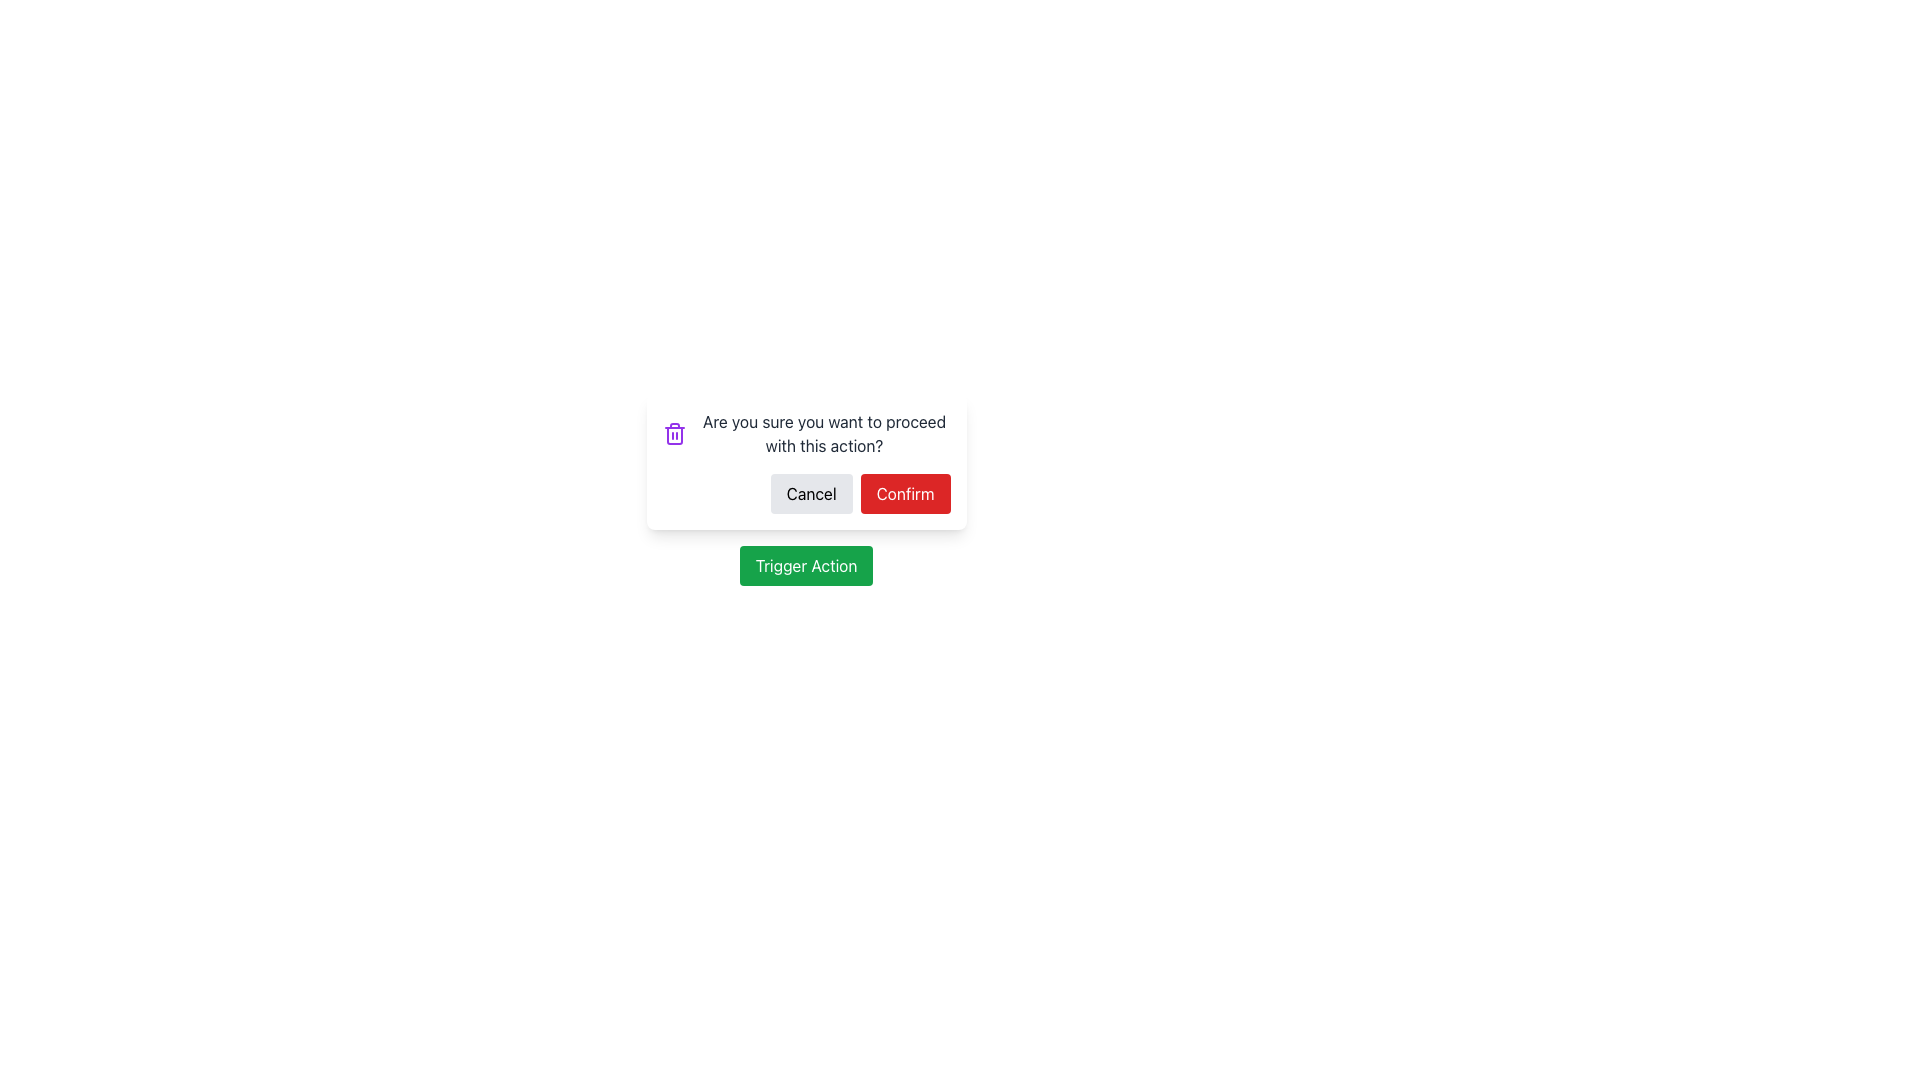  I want to click on the purple trash can icon, which is a vertical rectangle with rounded corners and hollow in the center, located towards the left side of the warning modal, so click(674, 434).